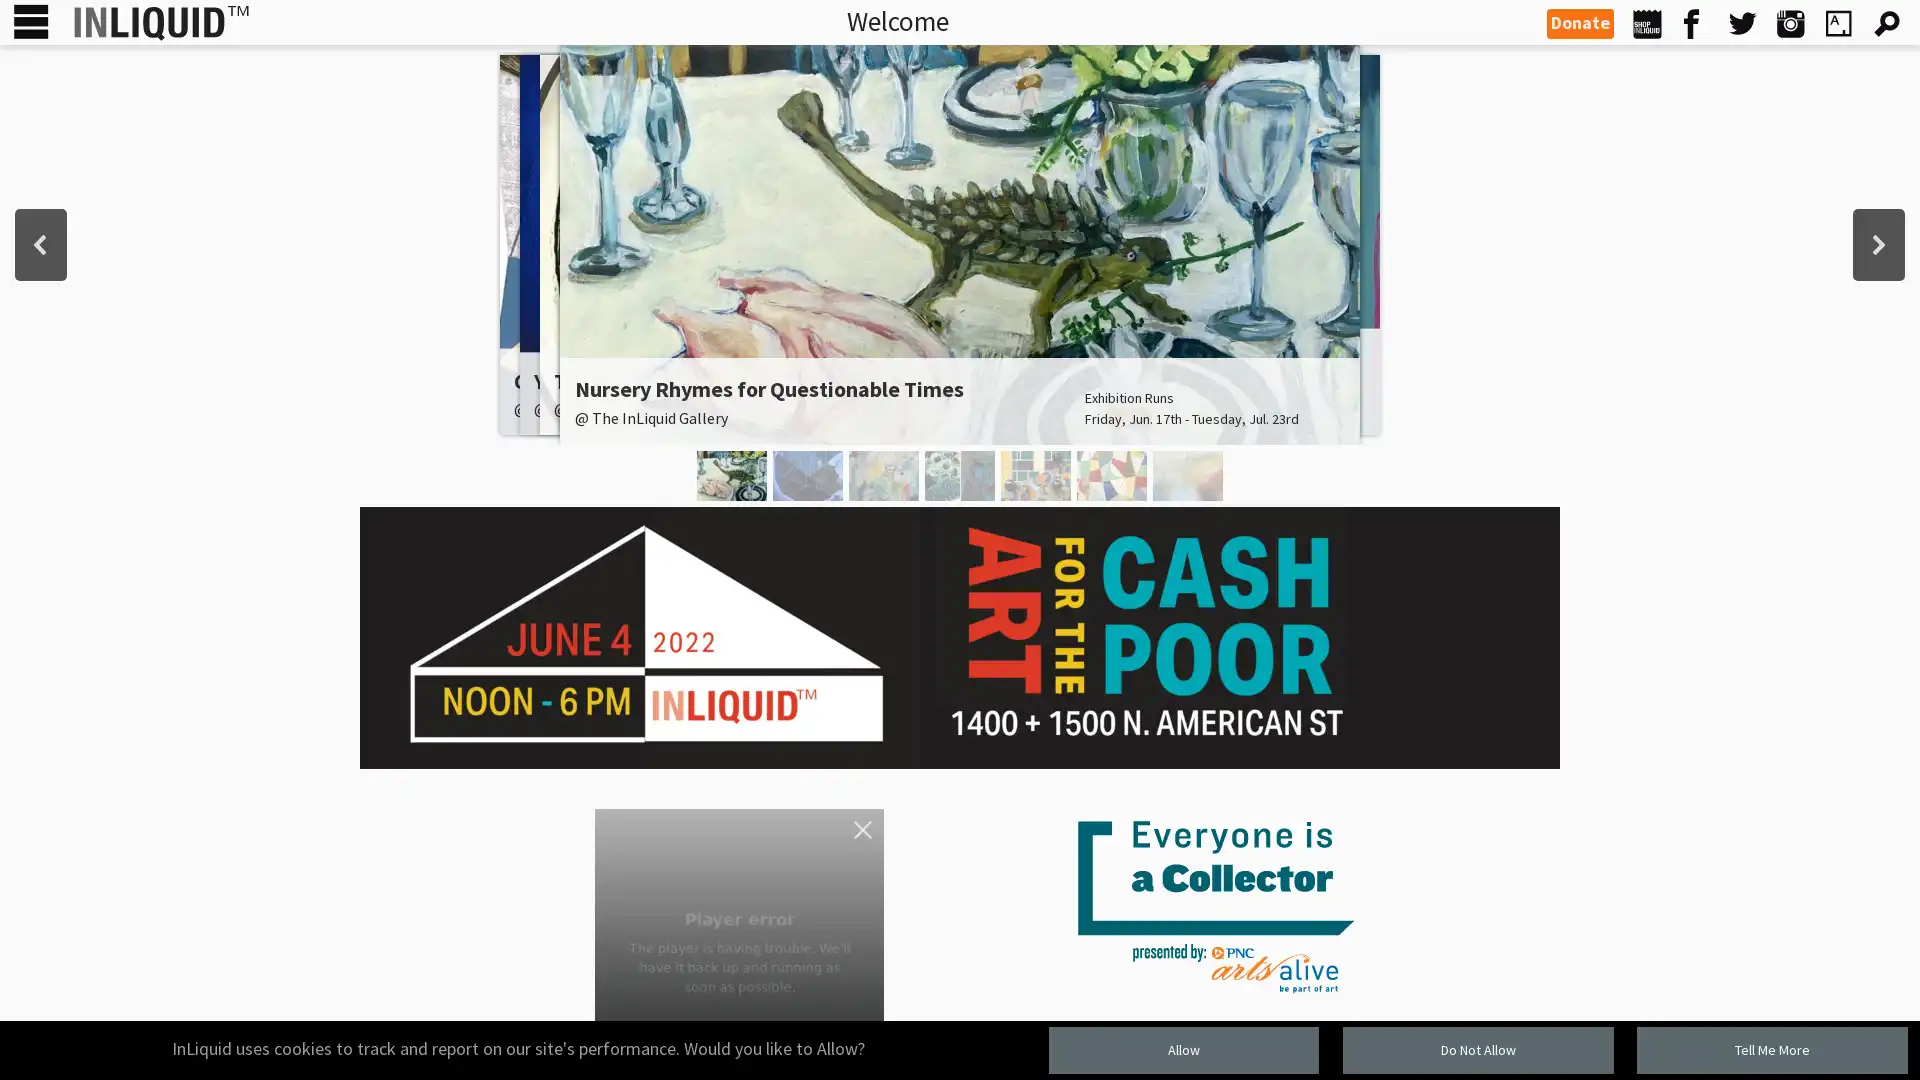 This screenshot has width=1920, height=1080. I want to click on Justin Snow, so click(1187, 475).